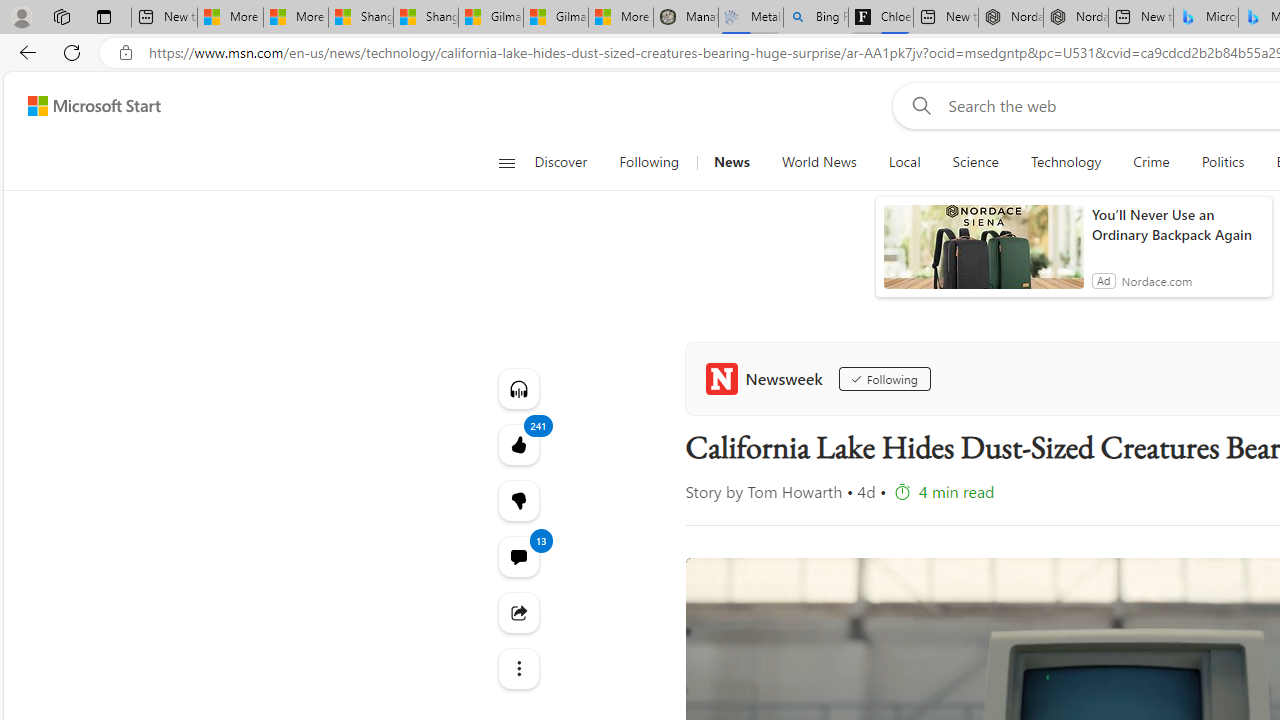 Image resolution: width=1280 pixels, height=720 pixels. I want to click on 'Nordace.com', so click(1156, 280).